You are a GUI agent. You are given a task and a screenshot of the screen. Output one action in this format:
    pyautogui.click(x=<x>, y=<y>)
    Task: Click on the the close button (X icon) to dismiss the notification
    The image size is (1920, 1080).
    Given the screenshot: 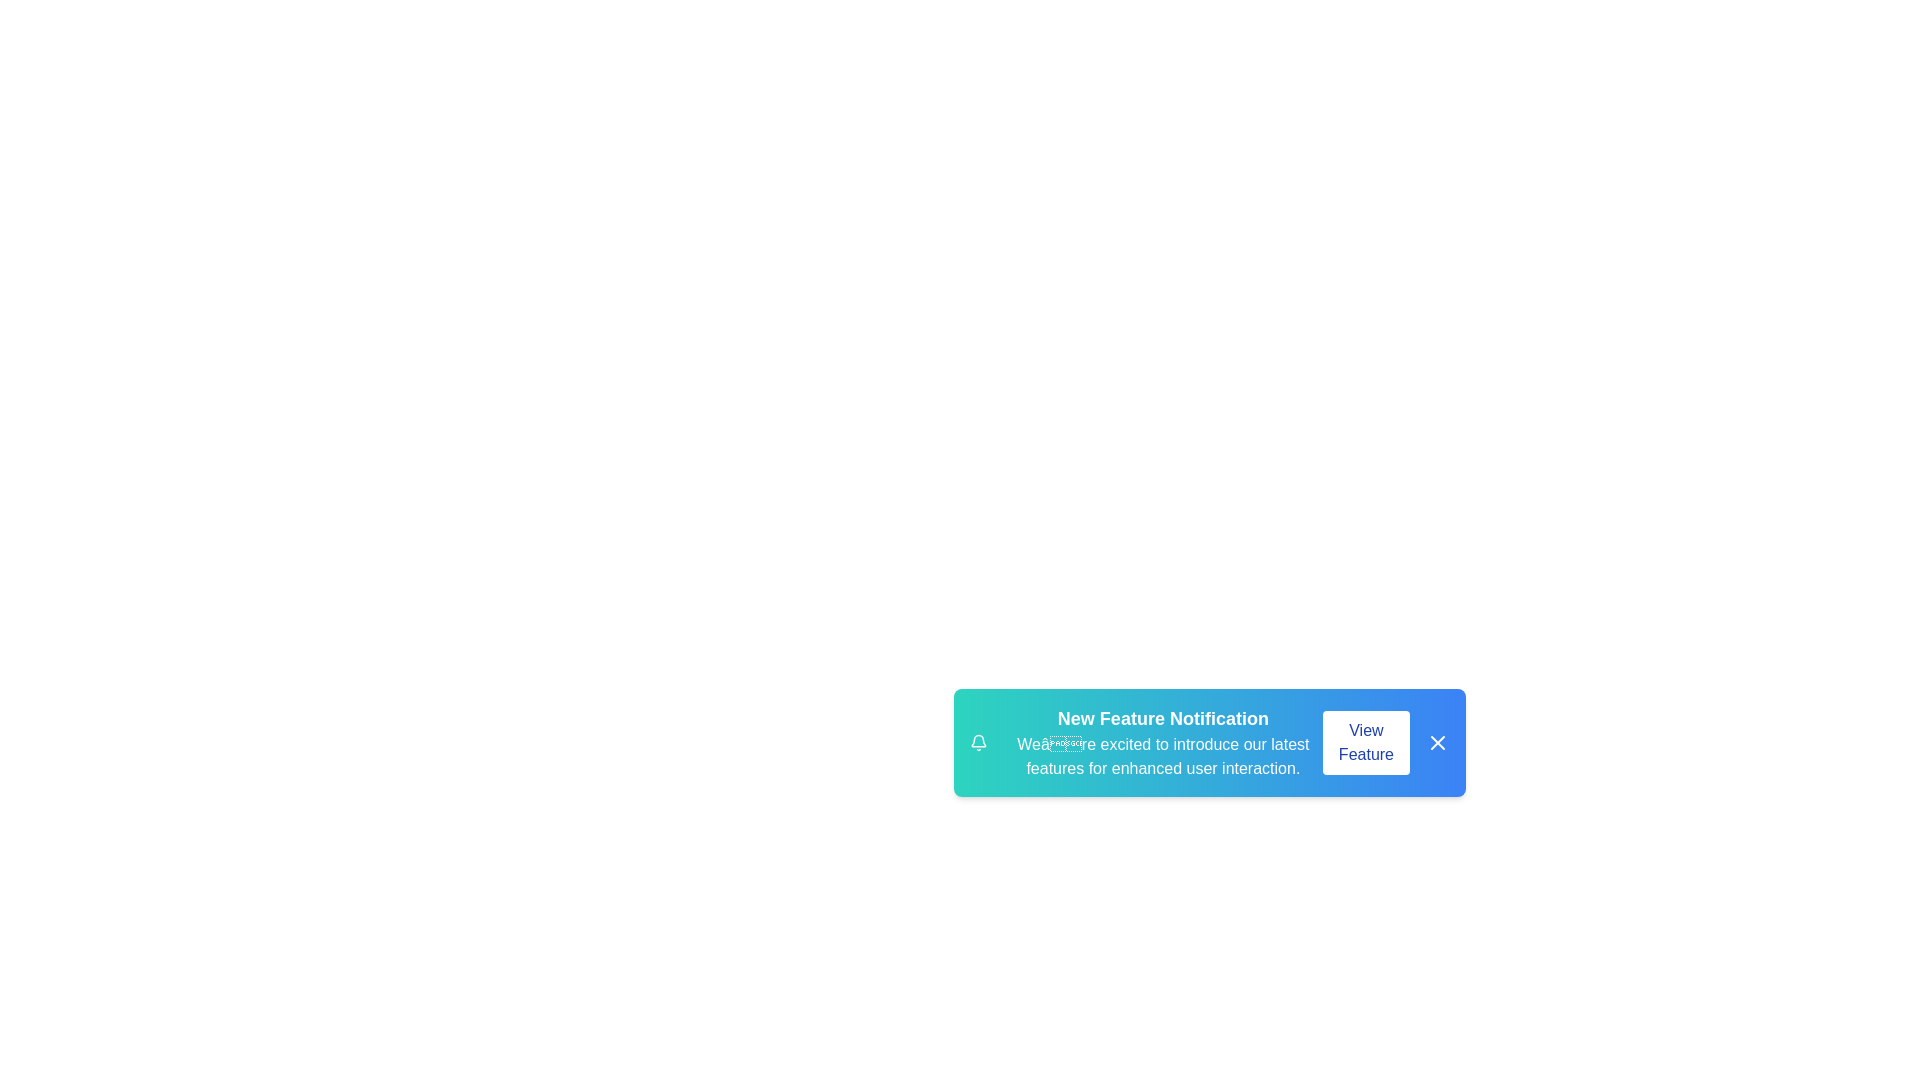 What is the action you would take?
    pyautogui.click(x=1437, y=743)
    